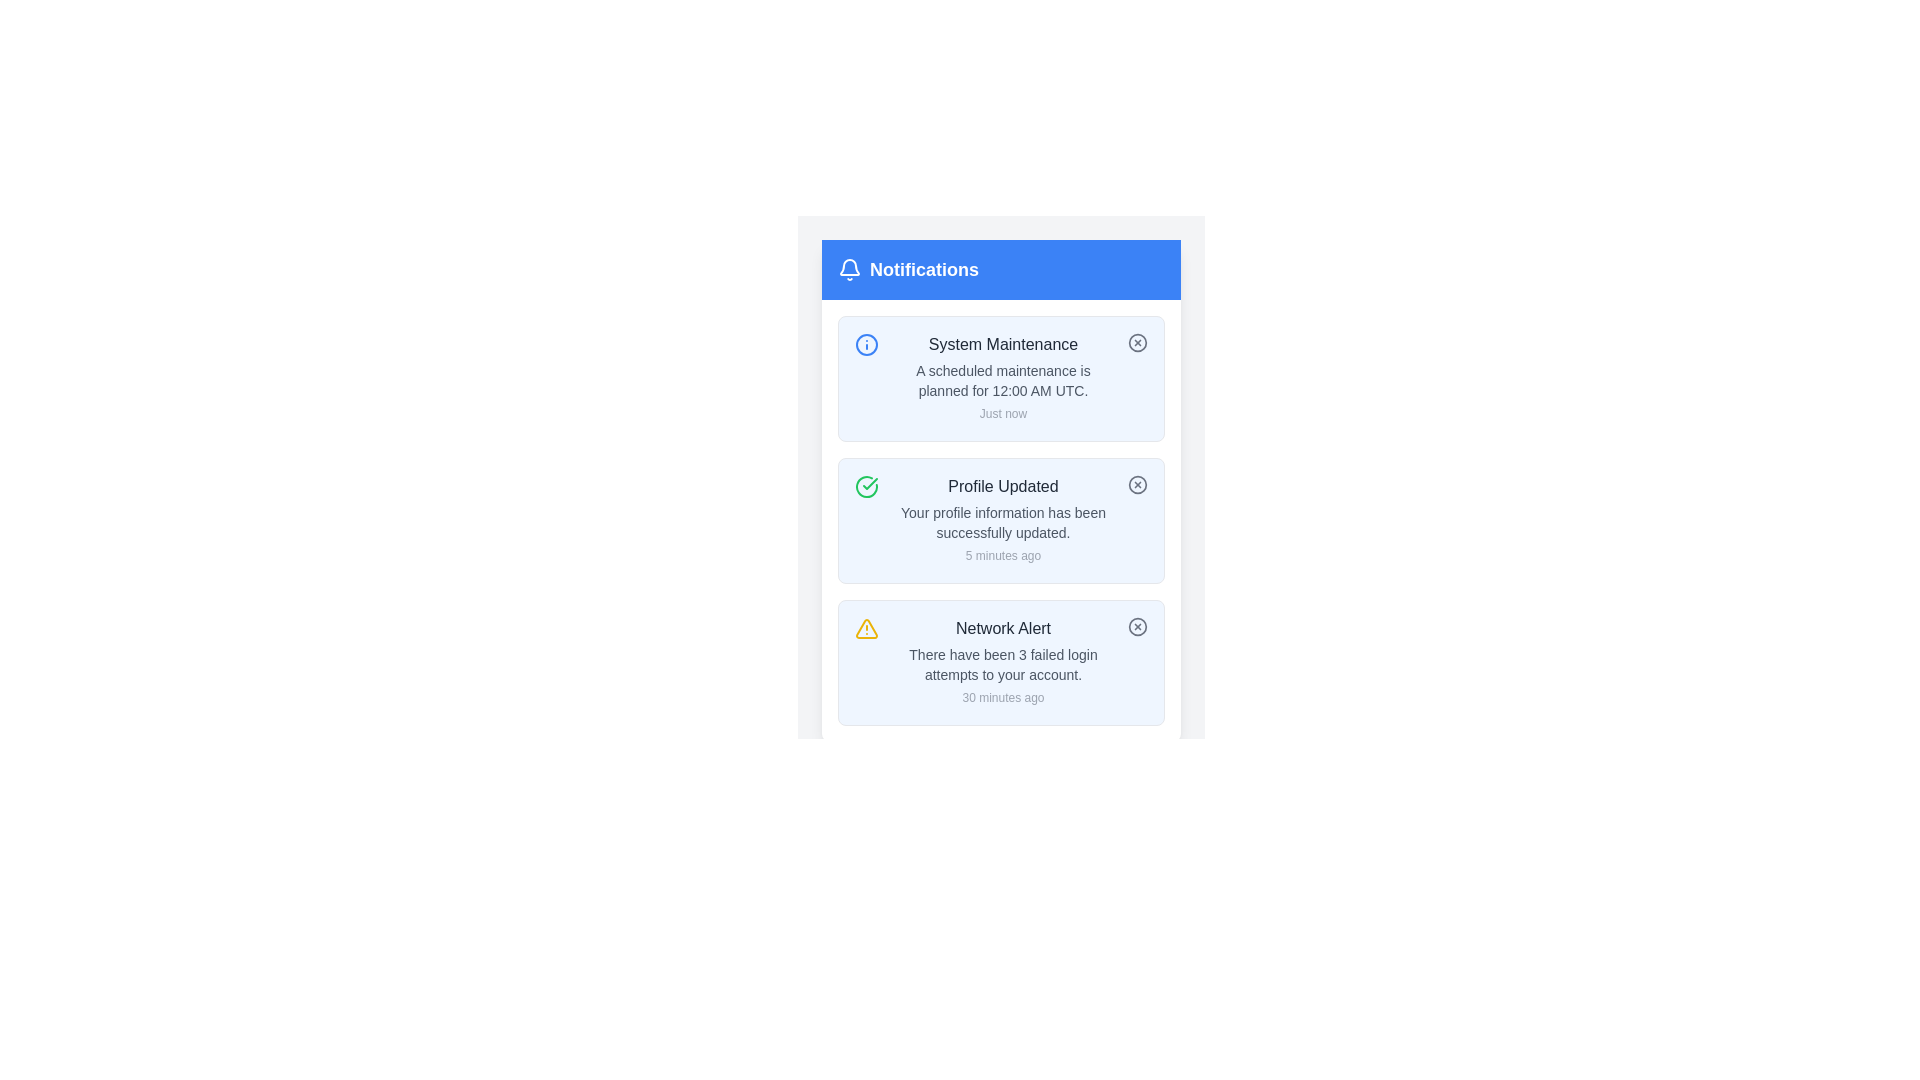 This screenshot has height=1080, width=1920. I want to click on the green circular icon with a checkmark symbol located in the top-left corner of the 'Profile Updated' notification card, so click(867, 486).